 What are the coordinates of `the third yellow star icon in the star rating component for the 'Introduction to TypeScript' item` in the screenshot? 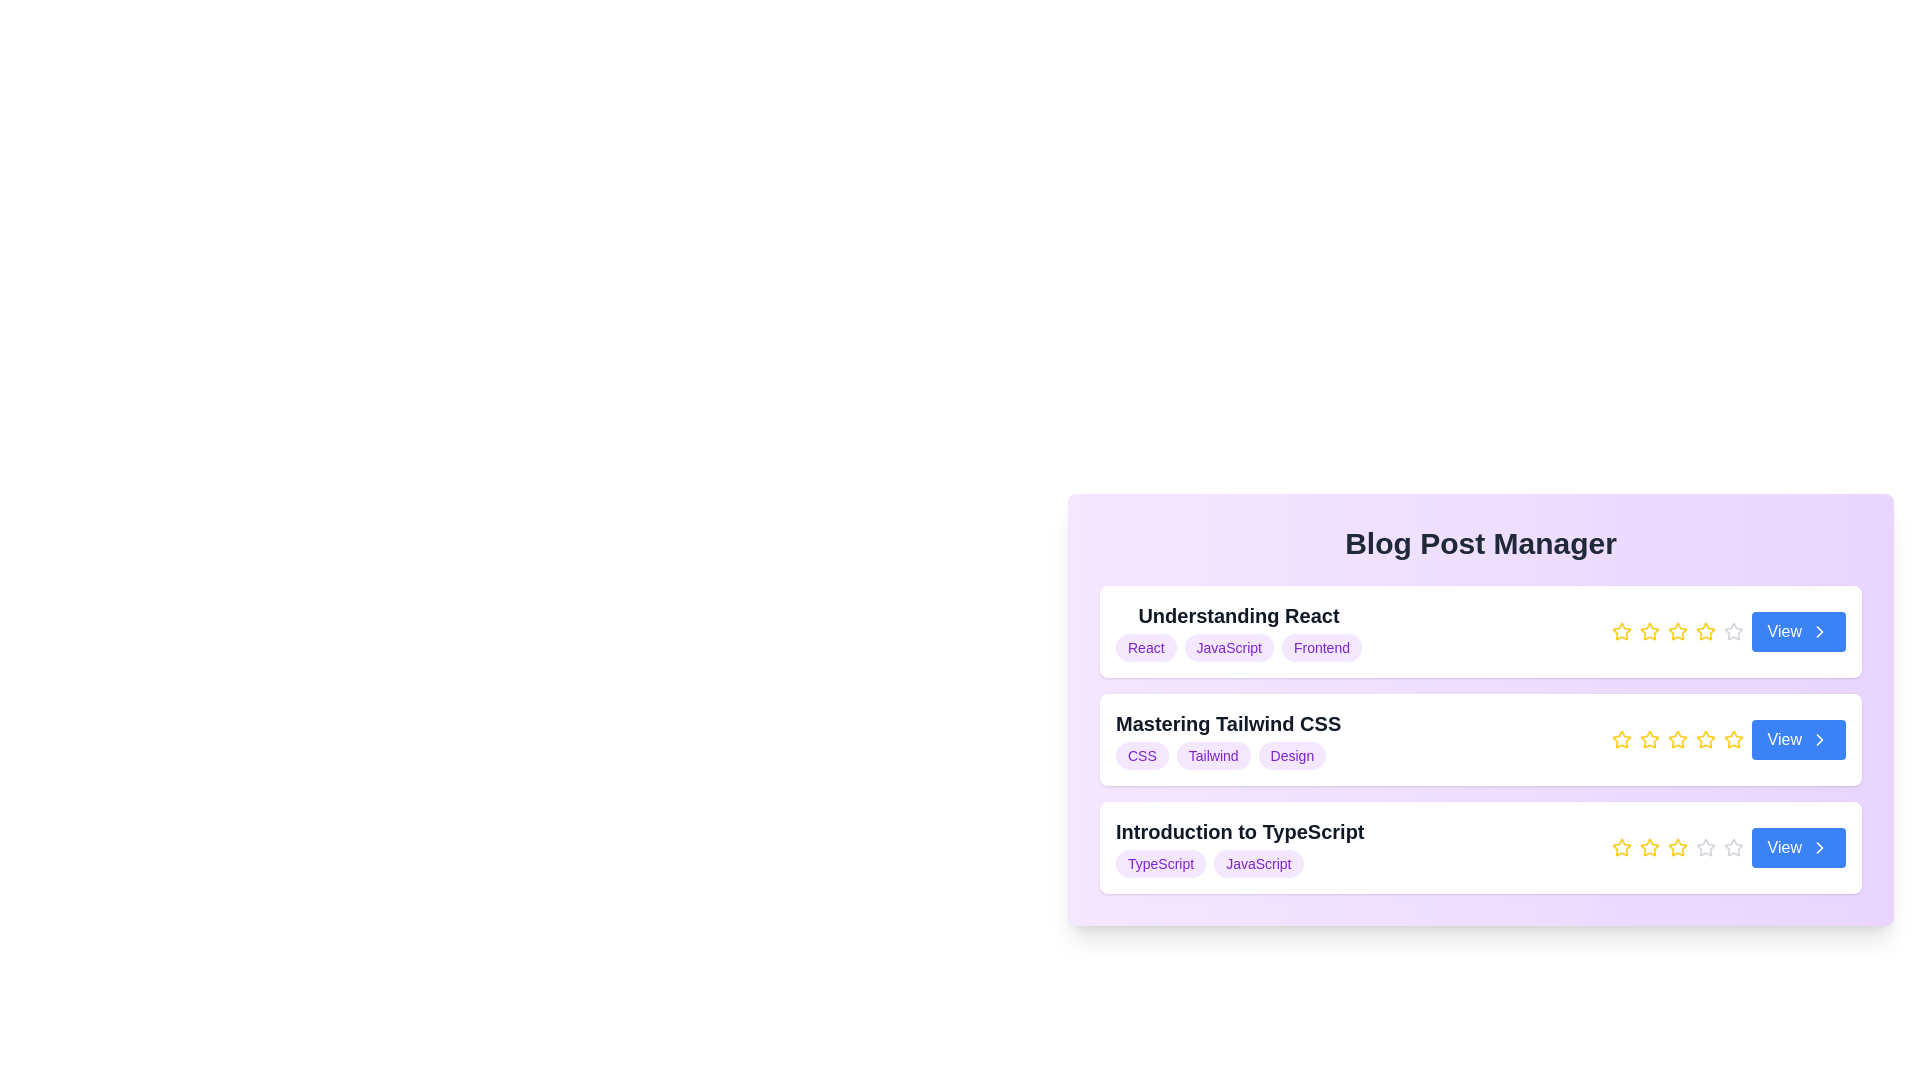 It's located at (1649, 848).